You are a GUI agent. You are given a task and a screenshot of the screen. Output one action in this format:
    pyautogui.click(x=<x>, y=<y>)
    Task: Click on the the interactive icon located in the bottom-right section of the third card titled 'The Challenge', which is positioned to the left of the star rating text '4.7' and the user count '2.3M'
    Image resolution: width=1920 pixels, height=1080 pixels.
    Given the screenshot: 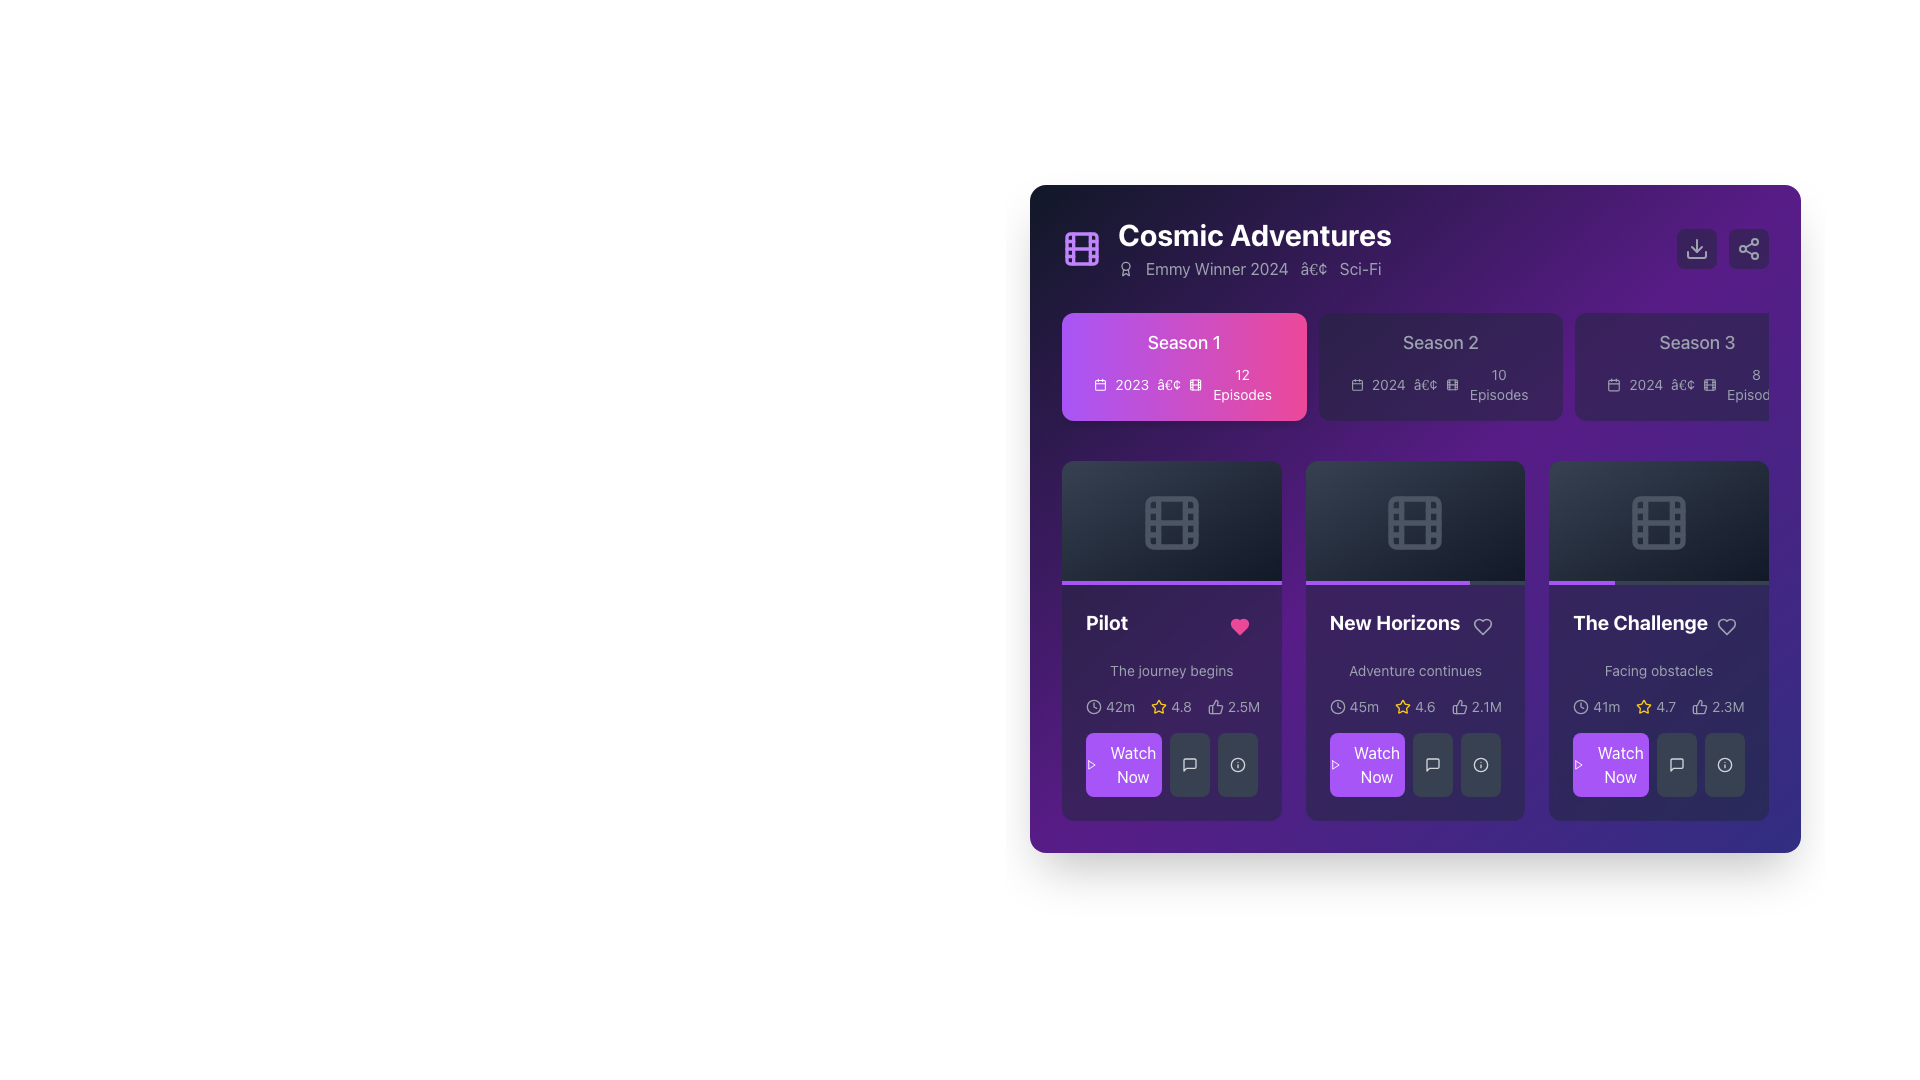 What is the action you would take?
    pyautogui.click(x=1580, y=705)
    